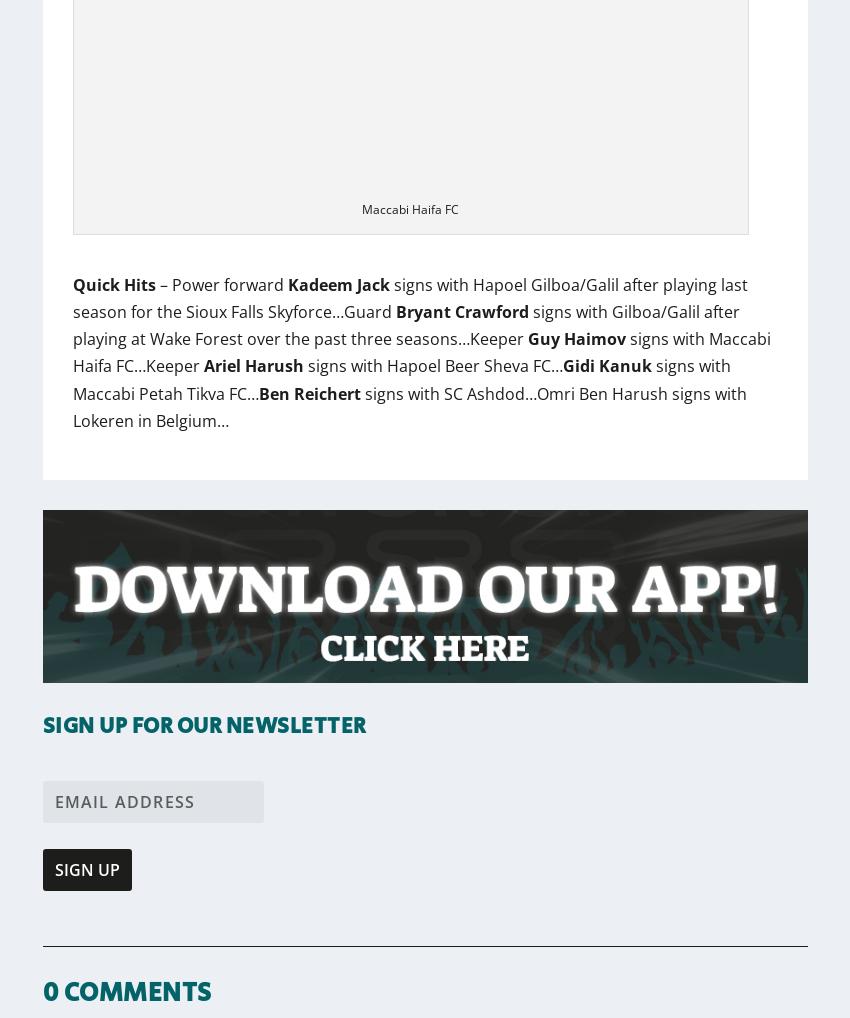 This screenshot has width=850, height=1018. What do you see at coordinates (71, 324) in the screenshot?
I see `'signs with Gilboa/Galil after playing at Wake Forest over the past three seasons…Keeper'` at bounding box center [71, 324].